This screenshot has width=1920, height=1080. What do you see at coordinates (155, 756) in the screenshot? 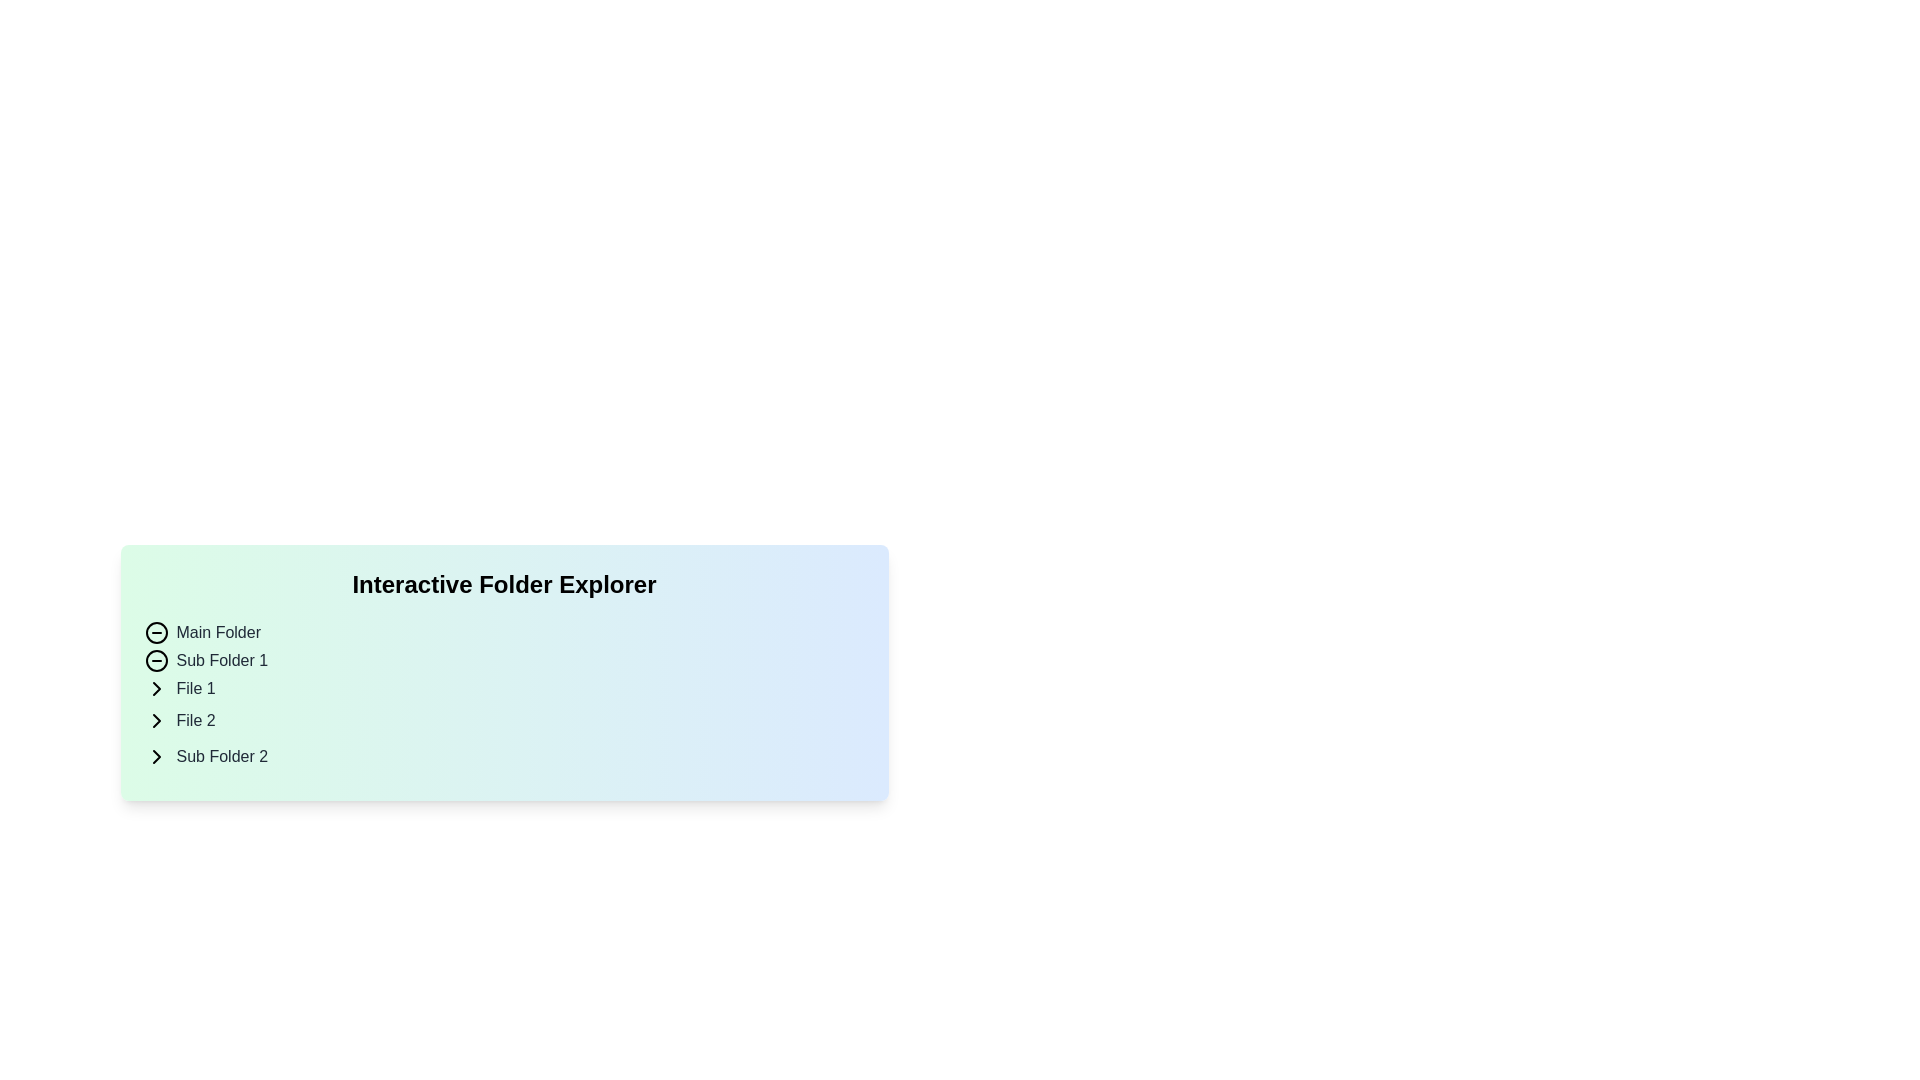
I see `the right-facing chevron arrow icon for 'Sub Folder 2' in the file explorer to expand or collapse its contents` at bounding box center [155, 756].